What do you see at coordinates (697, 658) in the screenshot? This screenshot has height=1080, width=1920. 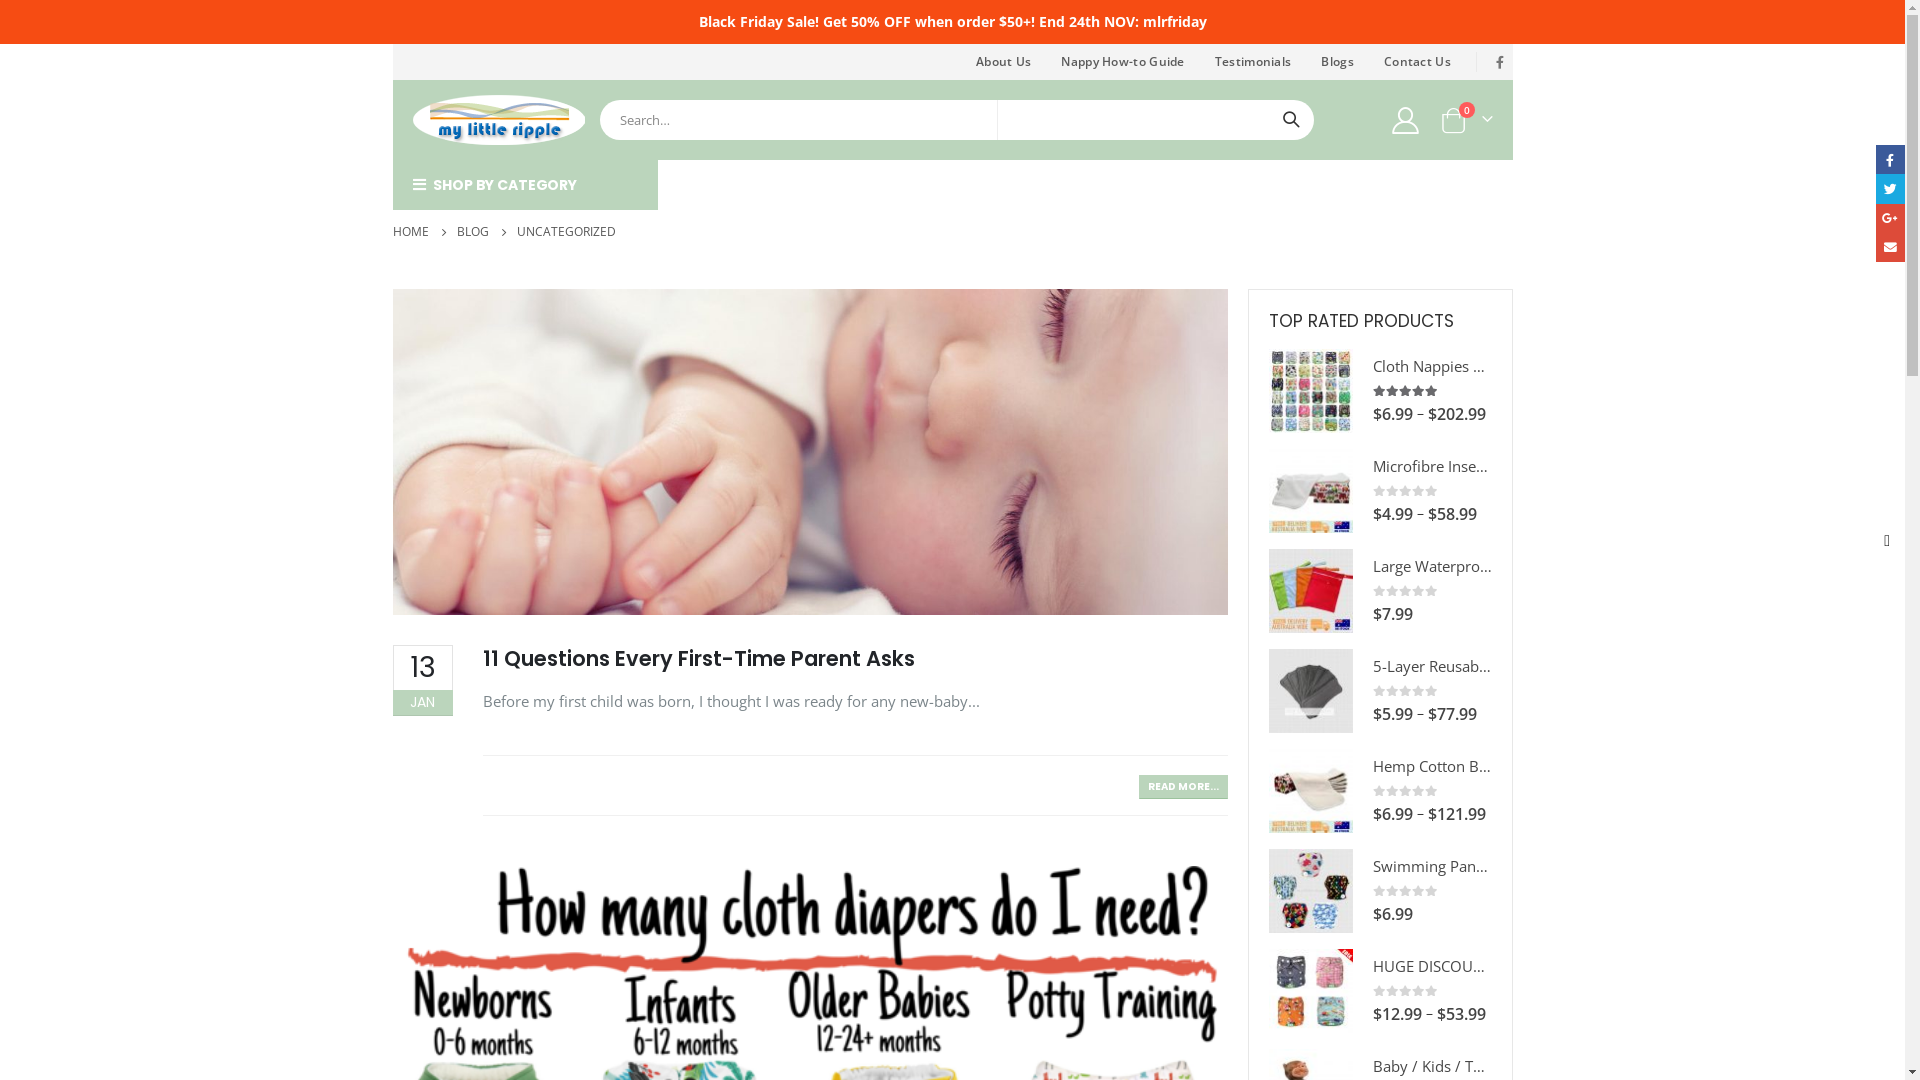 I see `'11 Questions Every First-Time Parent Asks'` at bounding box center [697, 658].